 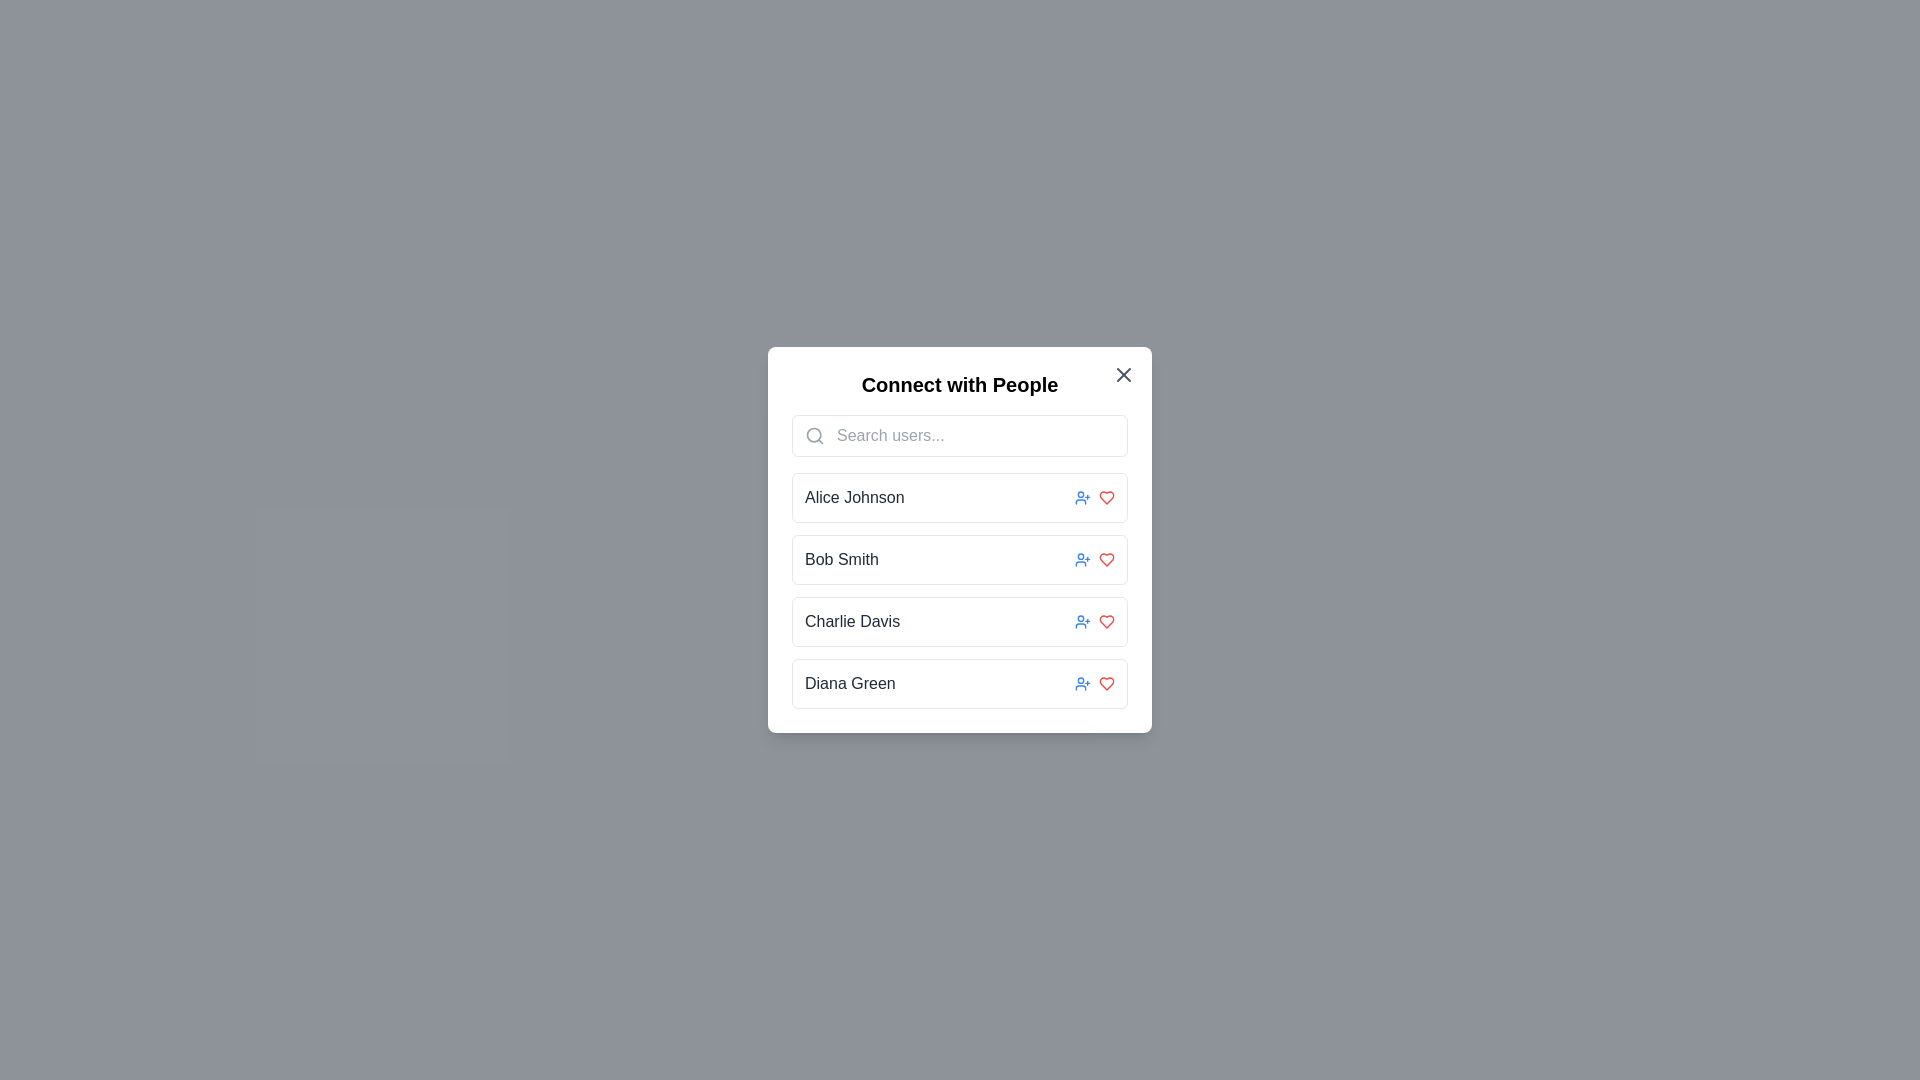 I want to click on the profile entry for 'Diana Green', the fourth item in the vertical list of profiles, so click(x=960, y=682).